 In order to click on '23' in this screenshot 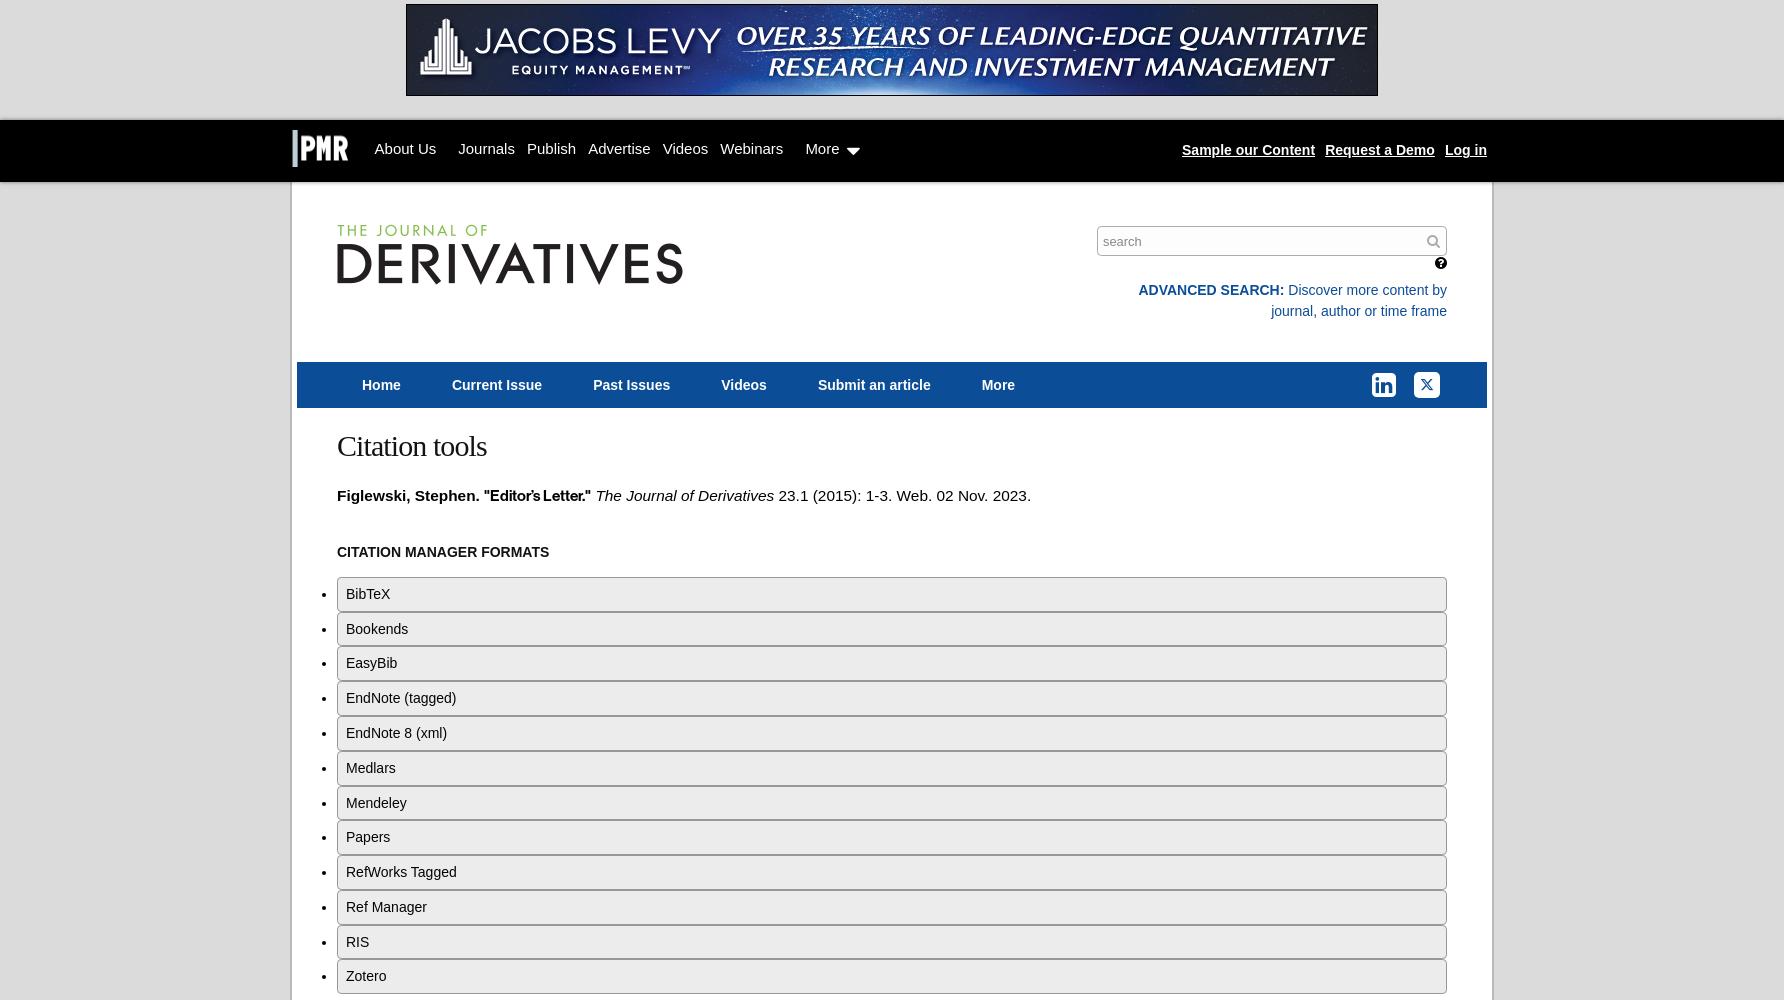, I will do `click(785, 493)`.